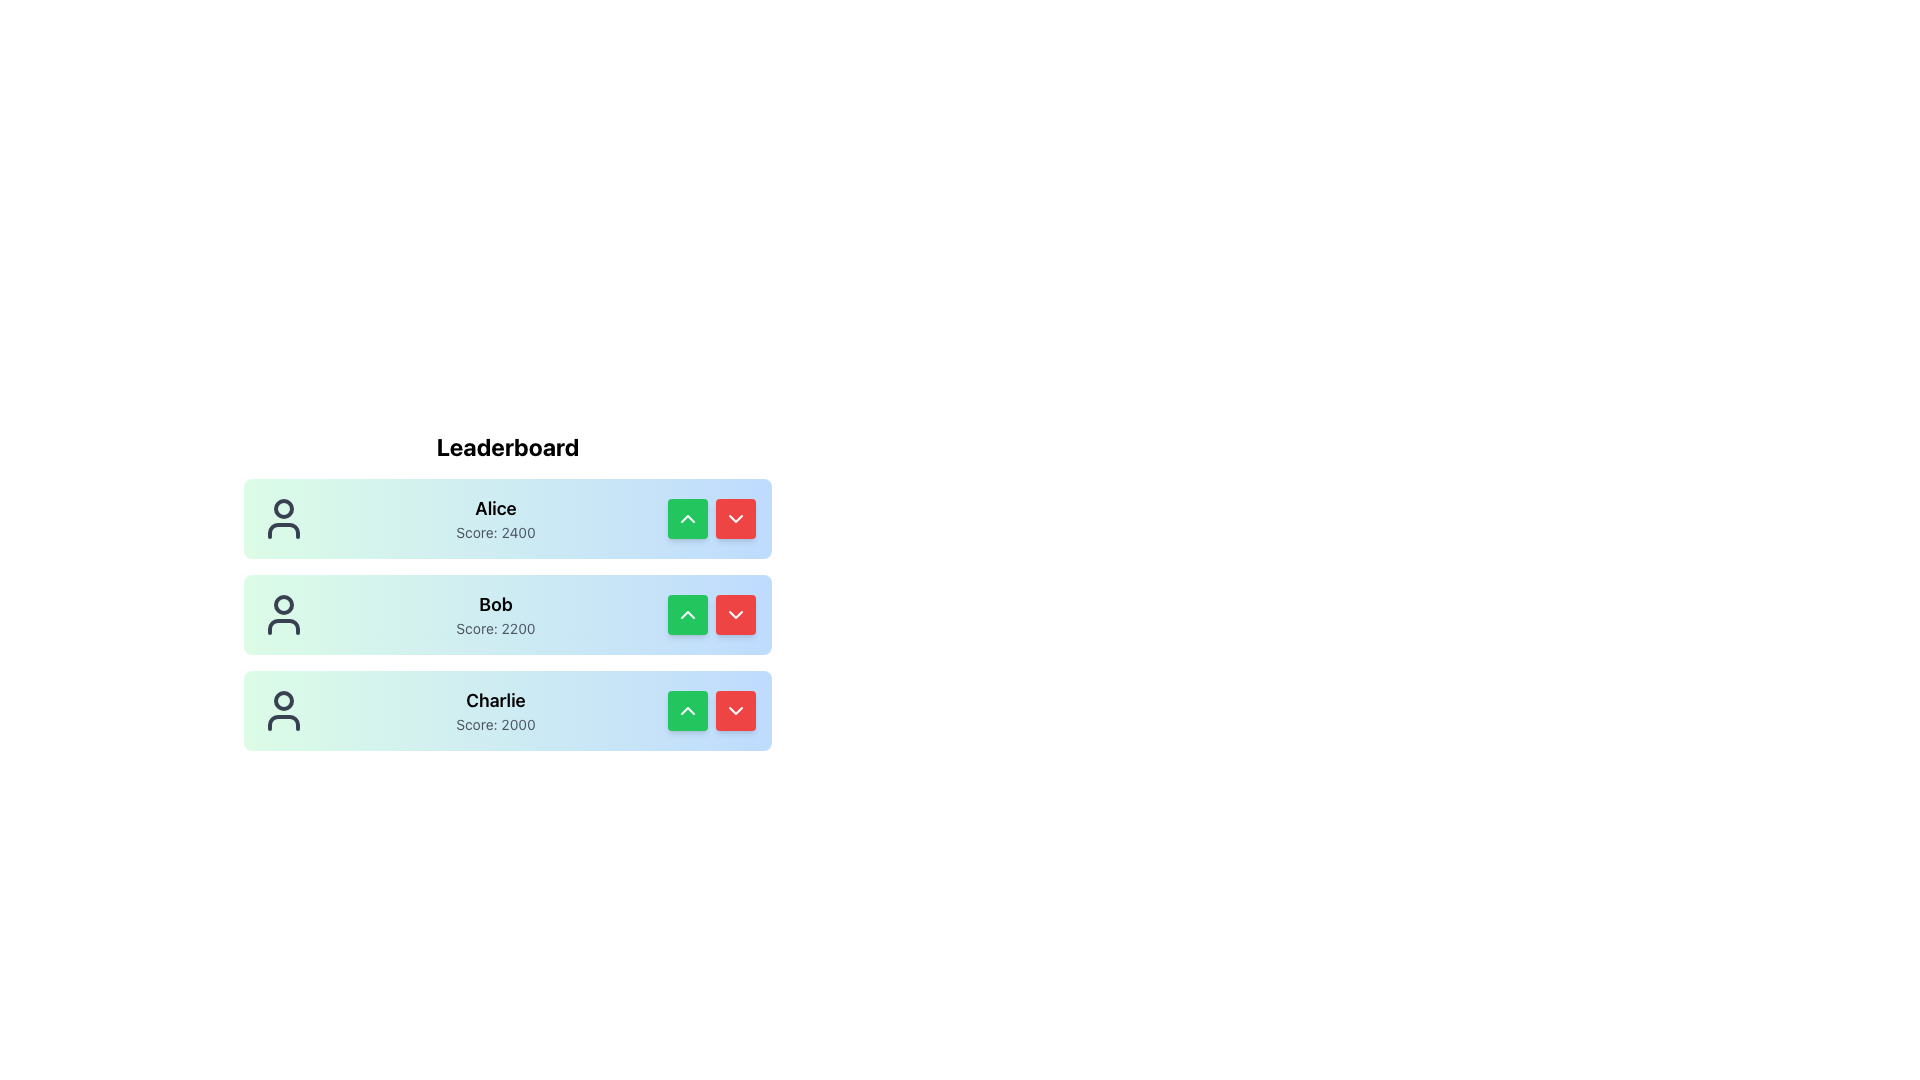  What do you see at coordinates (687, 709) in the screenshot?
I see `the upward vote button located on the right side of the row for 'Charlie' in the leaderboard interface to increase the user's score or rank` at bounding box center [687, 709].